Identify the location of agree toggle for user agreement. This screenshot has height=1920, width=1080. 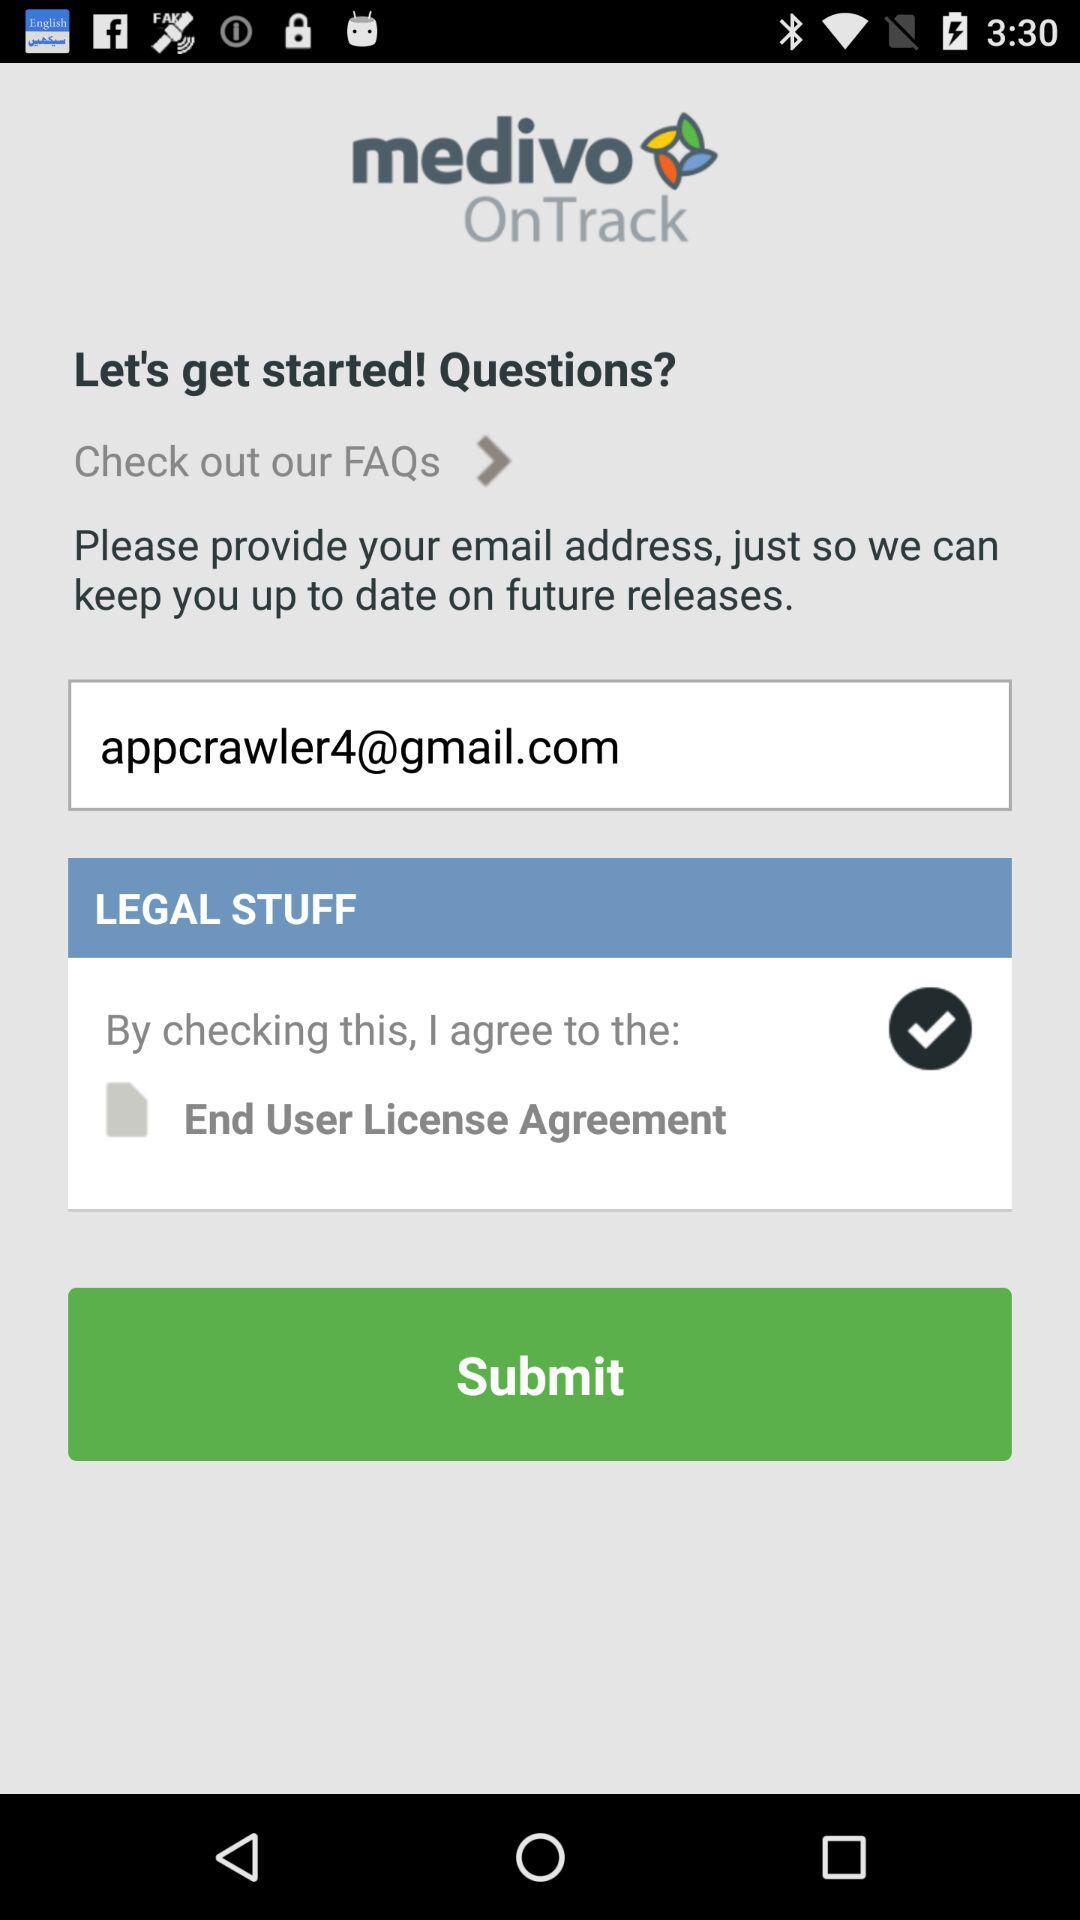
(930, 1028).